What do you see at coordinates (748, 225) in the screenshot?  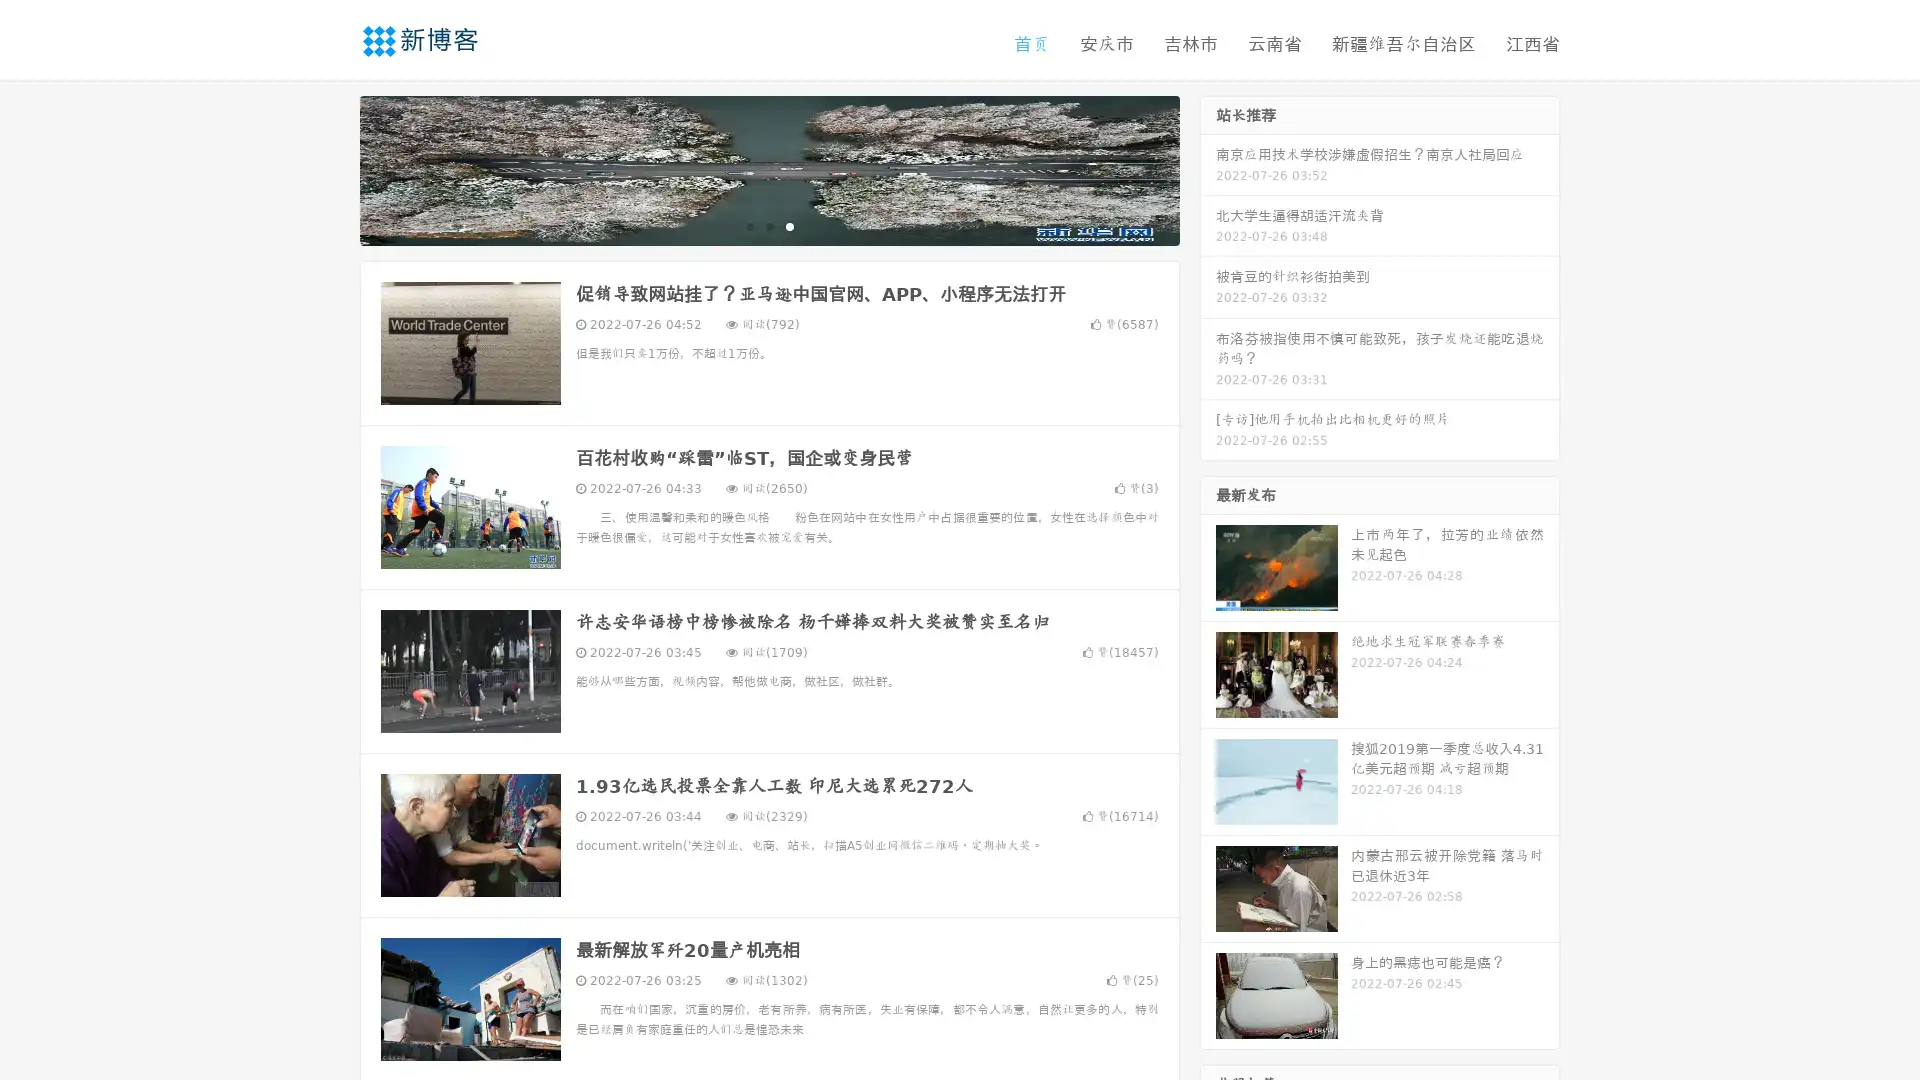 I see `Go to slide 1` at bounding box center [748, 225].